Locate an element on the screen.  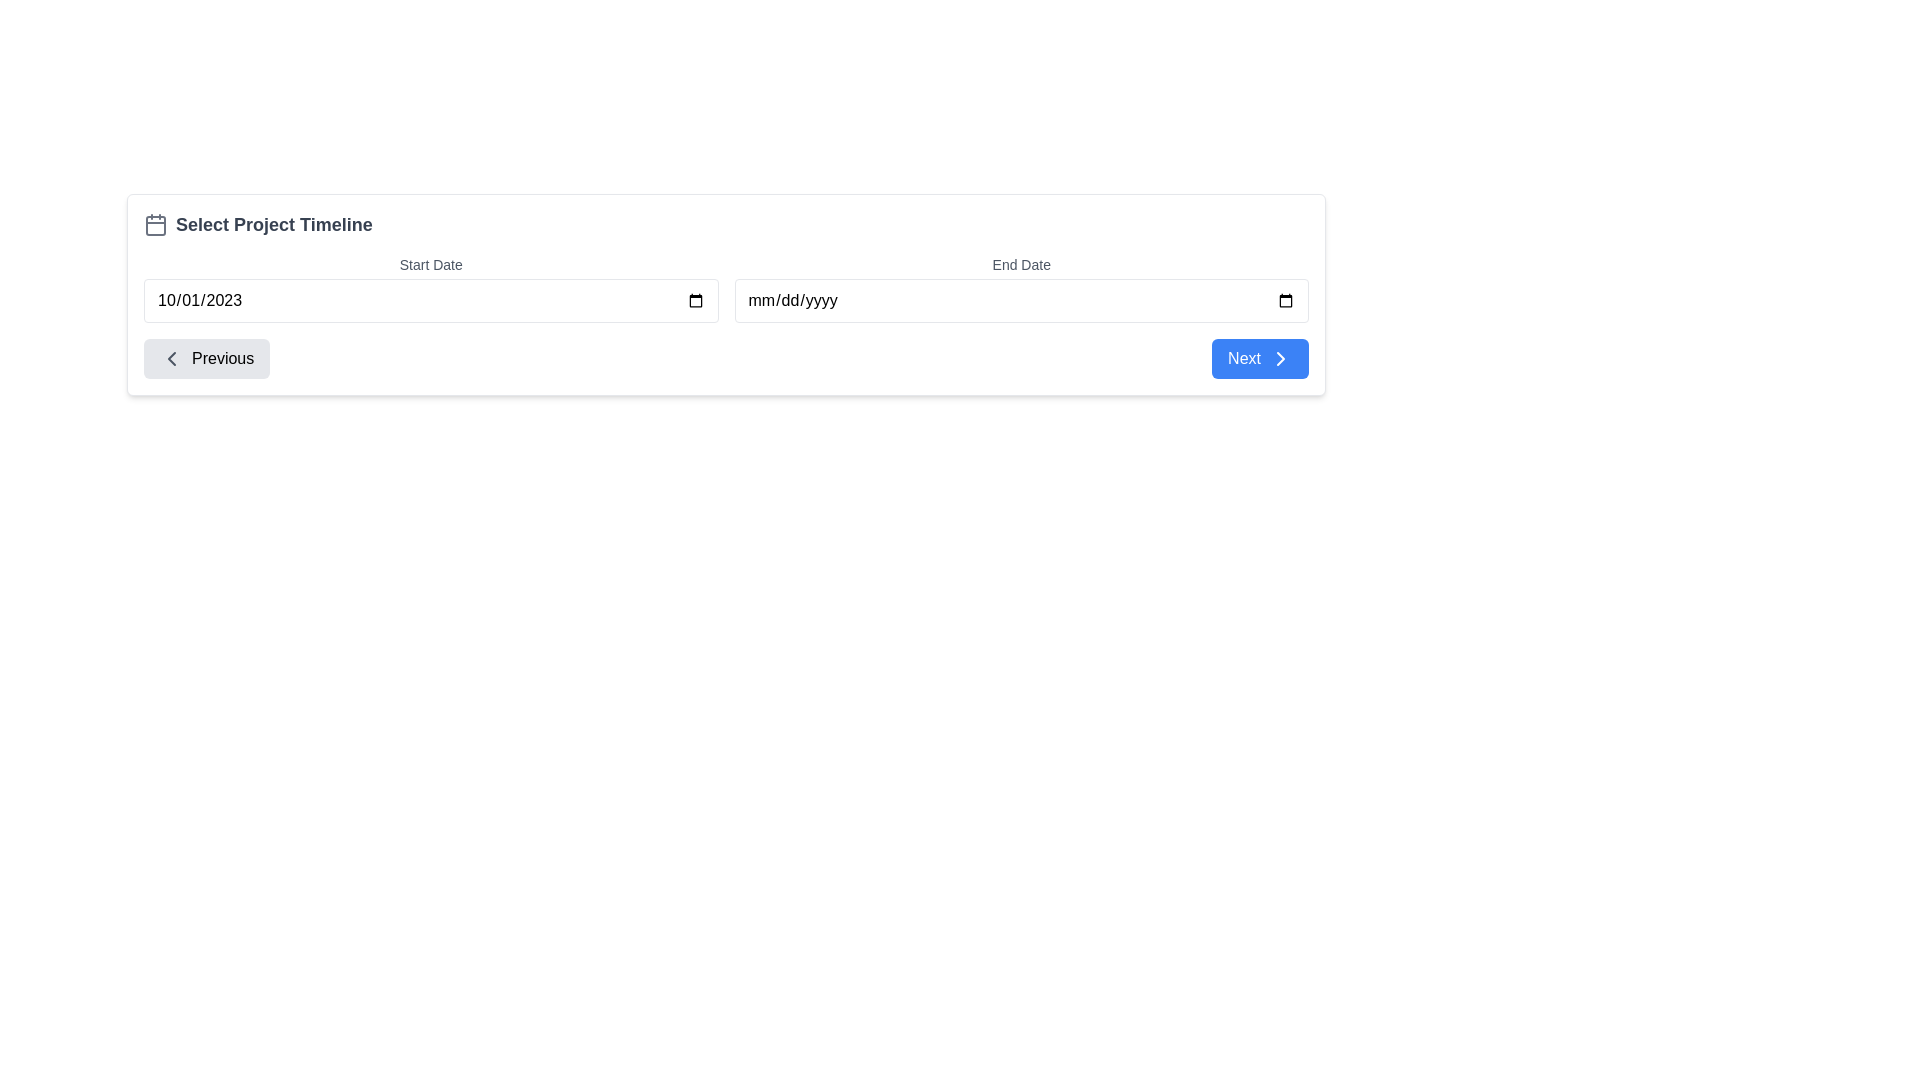
the minimalistic chevron icon pointing to the right, which is located on the right side of the 'Next' button is located at coordinates (1281, 357).